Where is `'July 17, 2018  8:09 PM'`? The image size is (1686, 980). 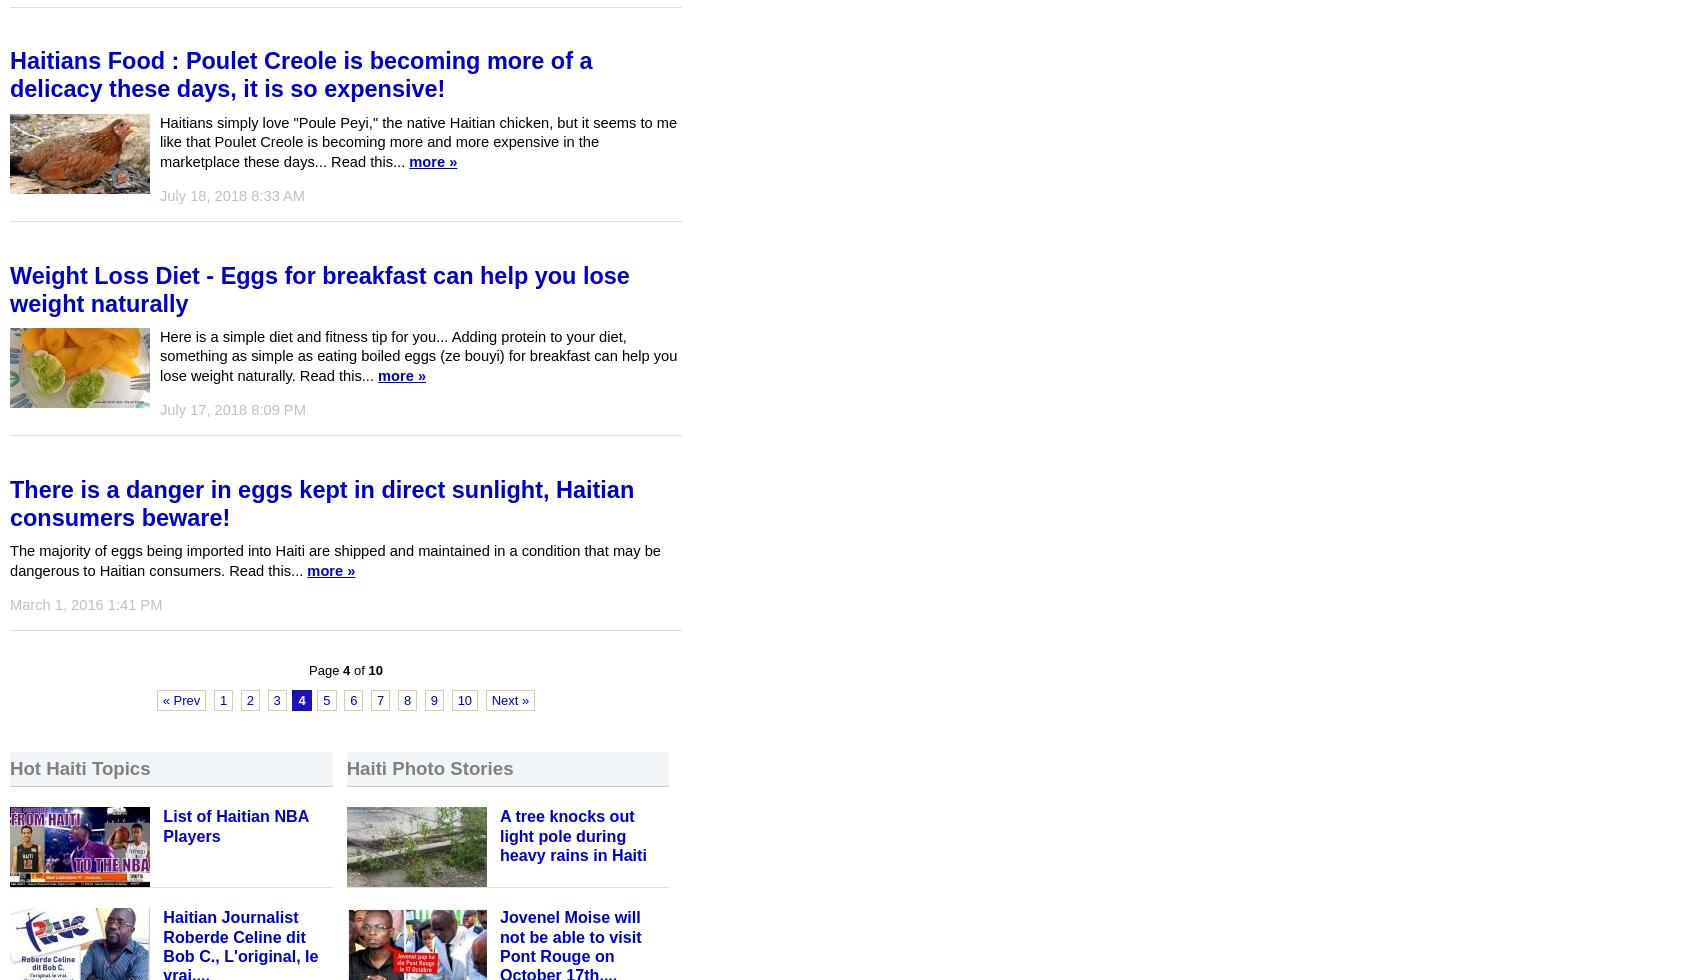
'July 17, 2018  8:09 PM' is located at coordinates (160, 410).